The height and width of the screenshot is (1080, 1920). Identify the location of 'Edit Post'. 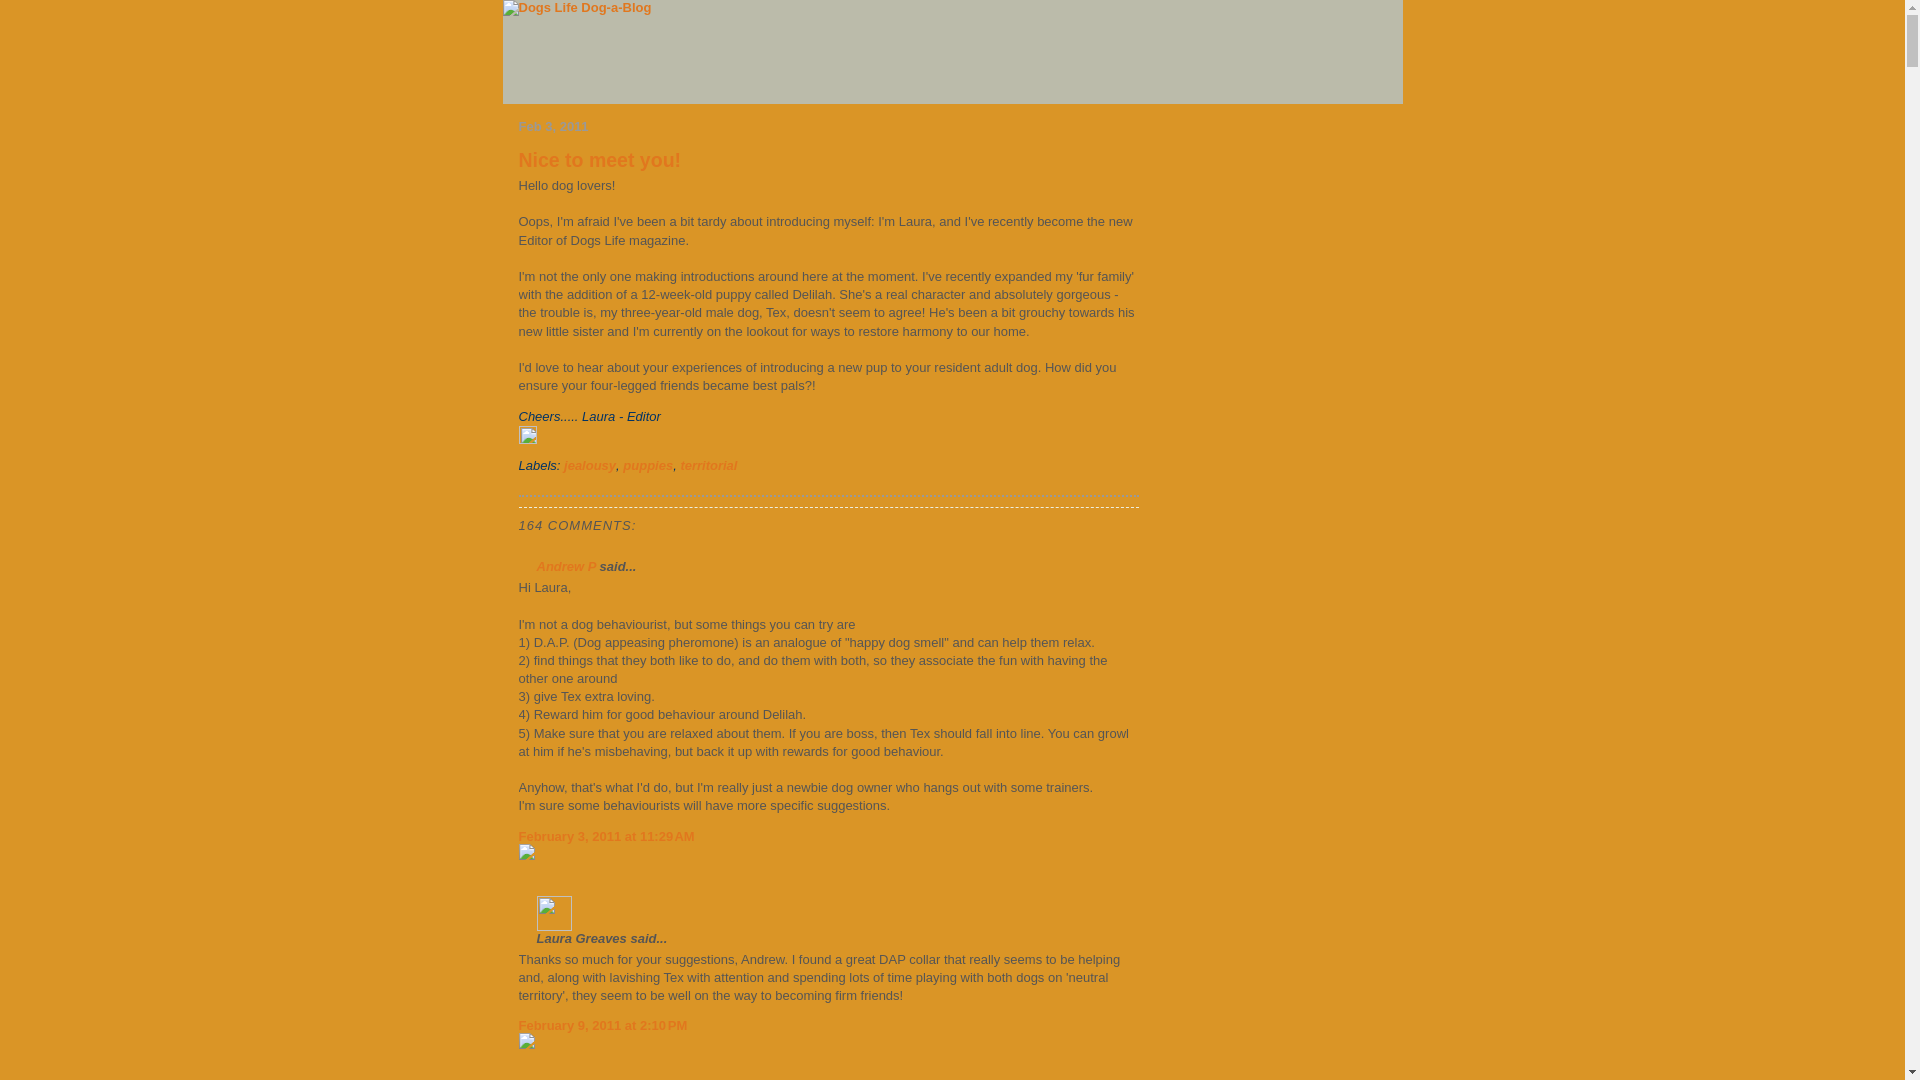
(827, 442).